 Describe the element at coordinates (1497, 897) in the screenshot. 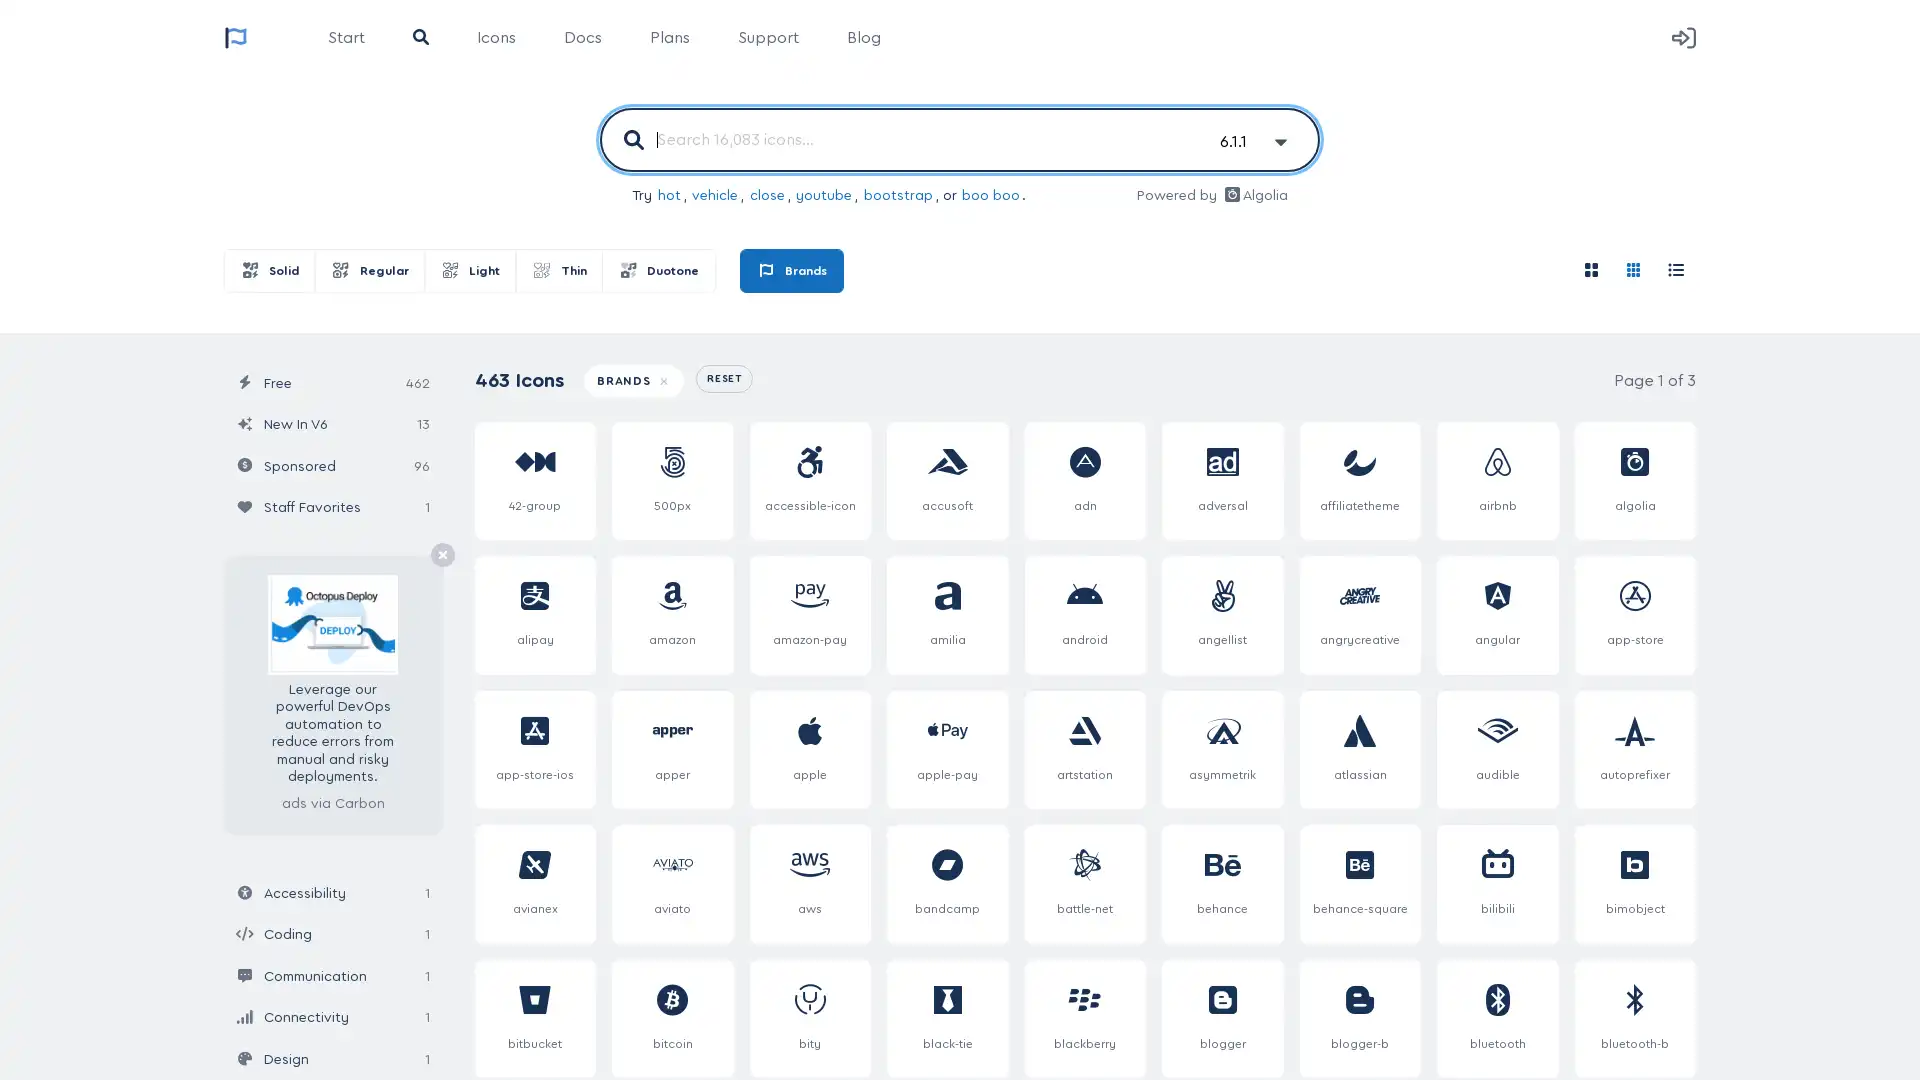

I see `bilibili` at that location.